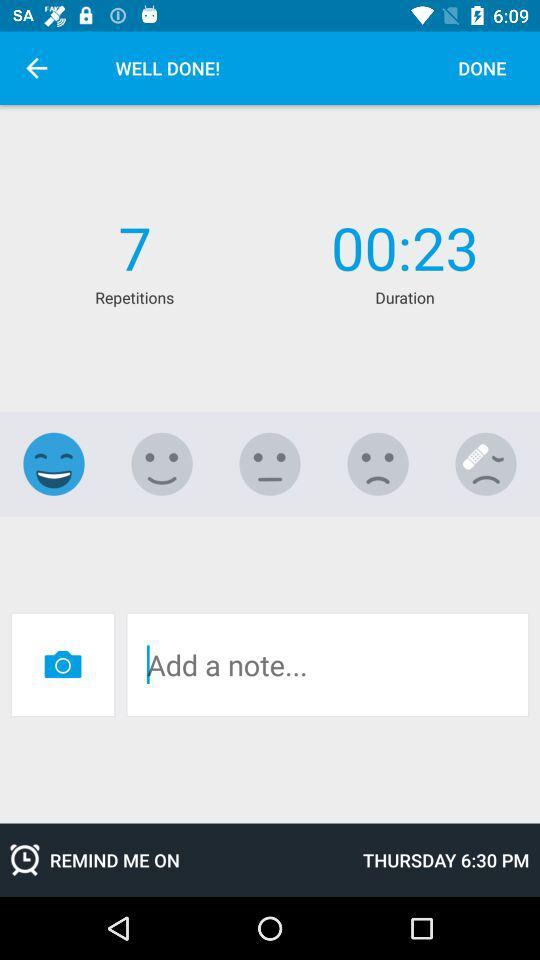  I want to click on the emoji icon, so click(270, 464).